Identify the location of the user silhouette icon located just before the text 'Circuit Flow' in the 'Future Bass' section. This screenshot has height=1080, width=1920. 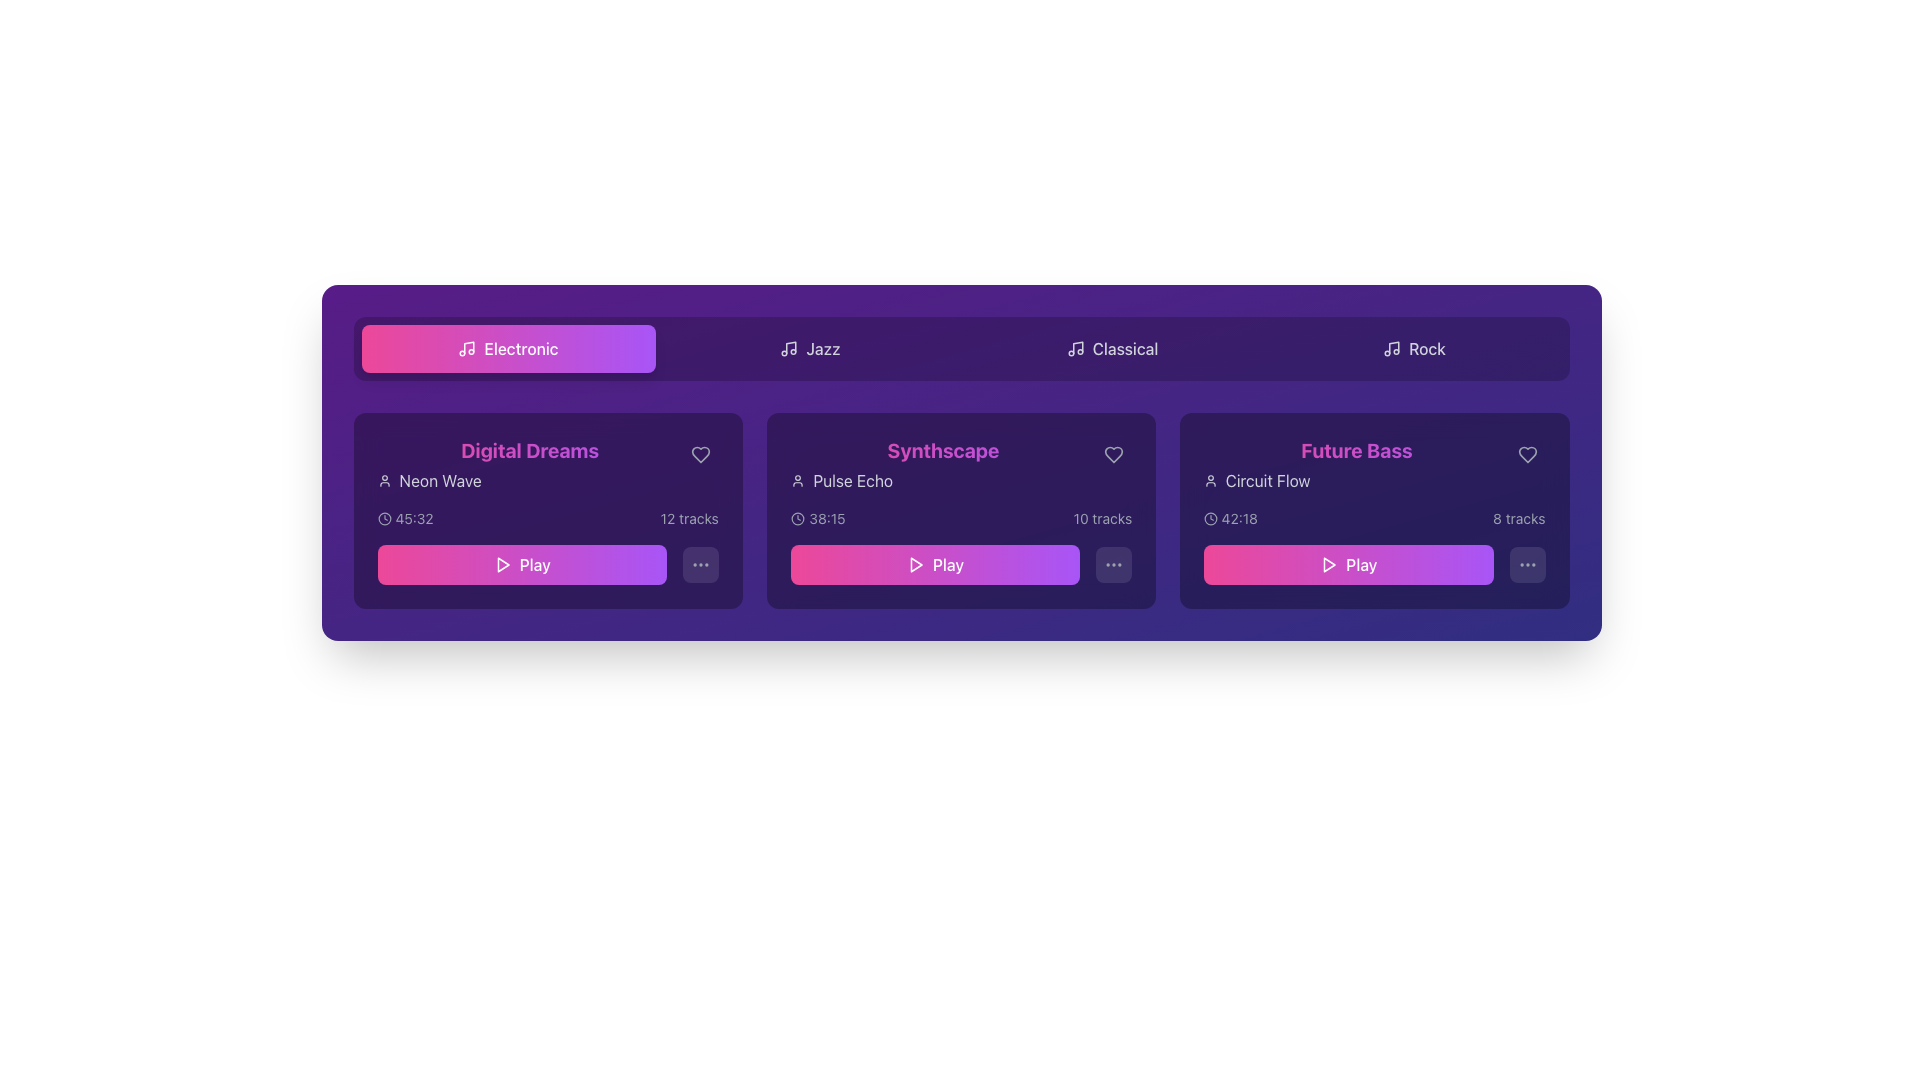
(1210, 481).